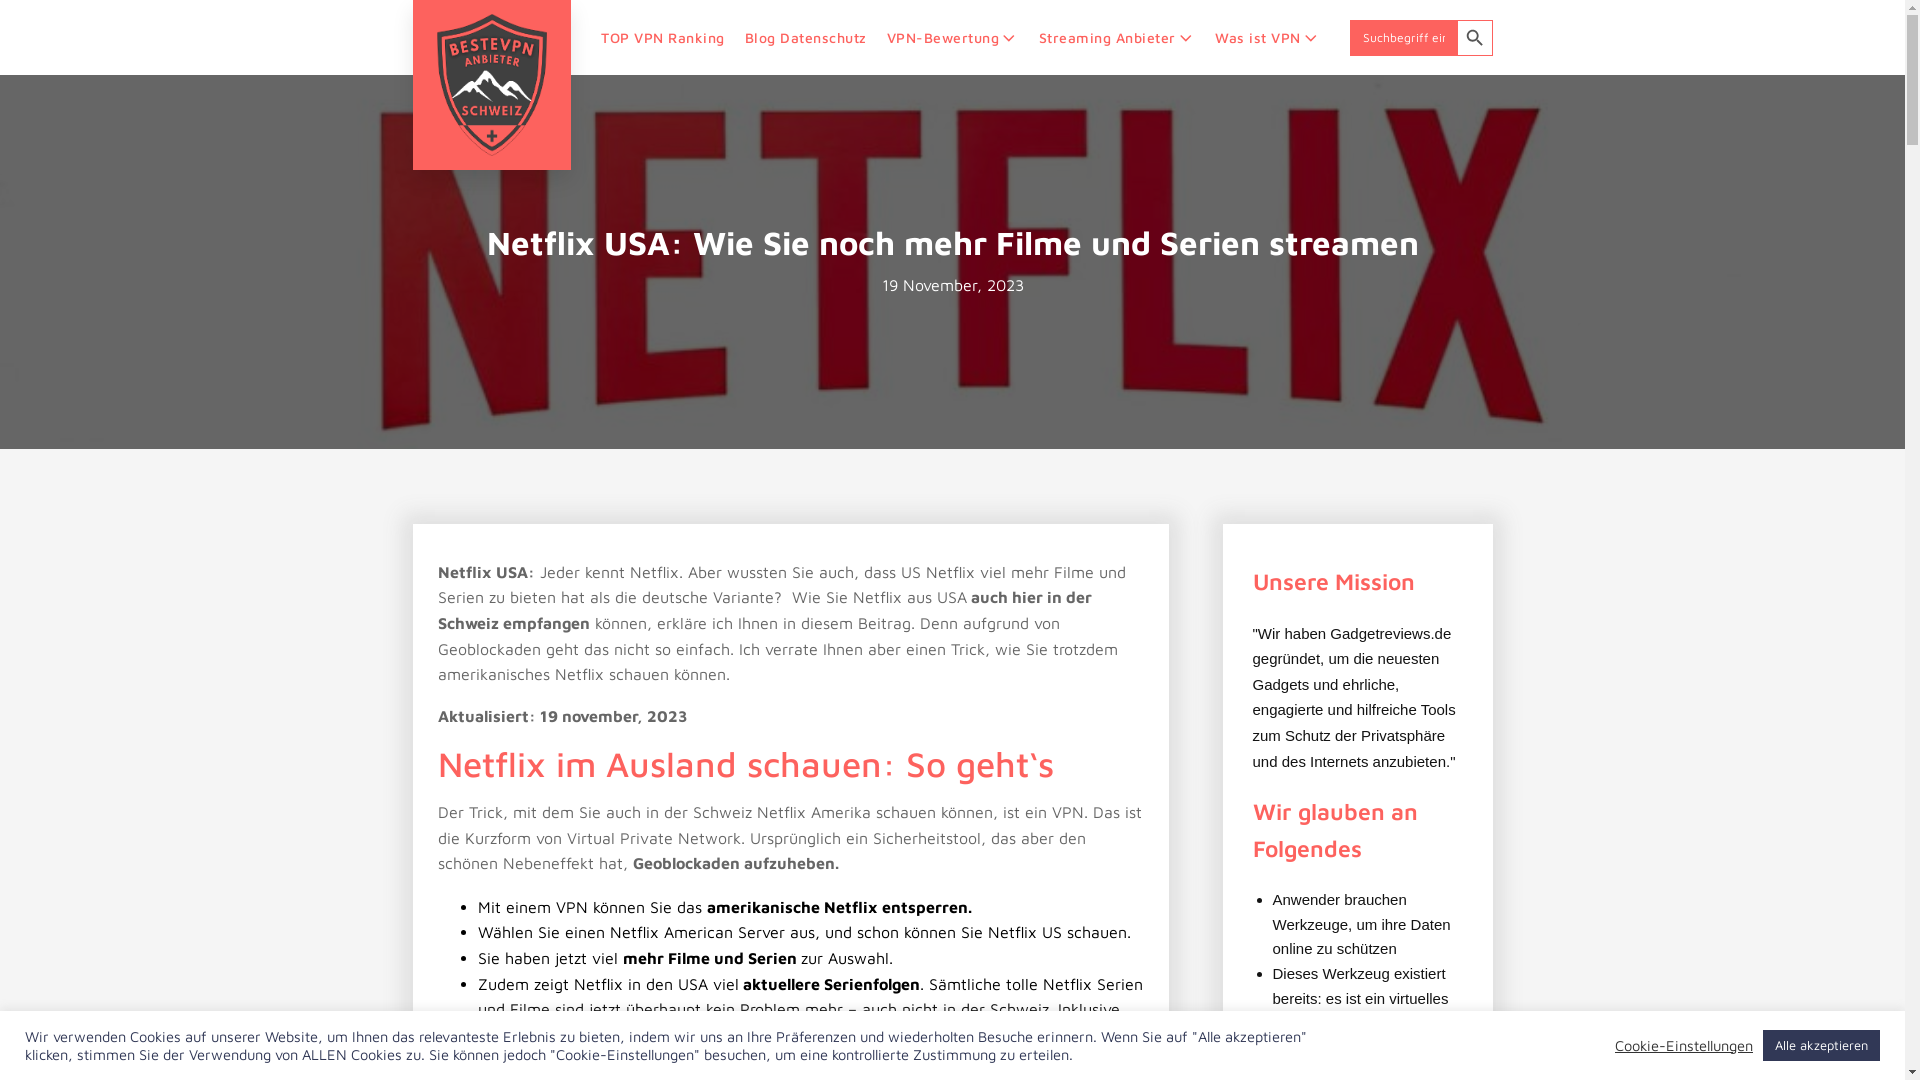  Describe the element at coordinates (662, 37) in the screenshot. I see `'TOP VPN Ranking'` at that location.